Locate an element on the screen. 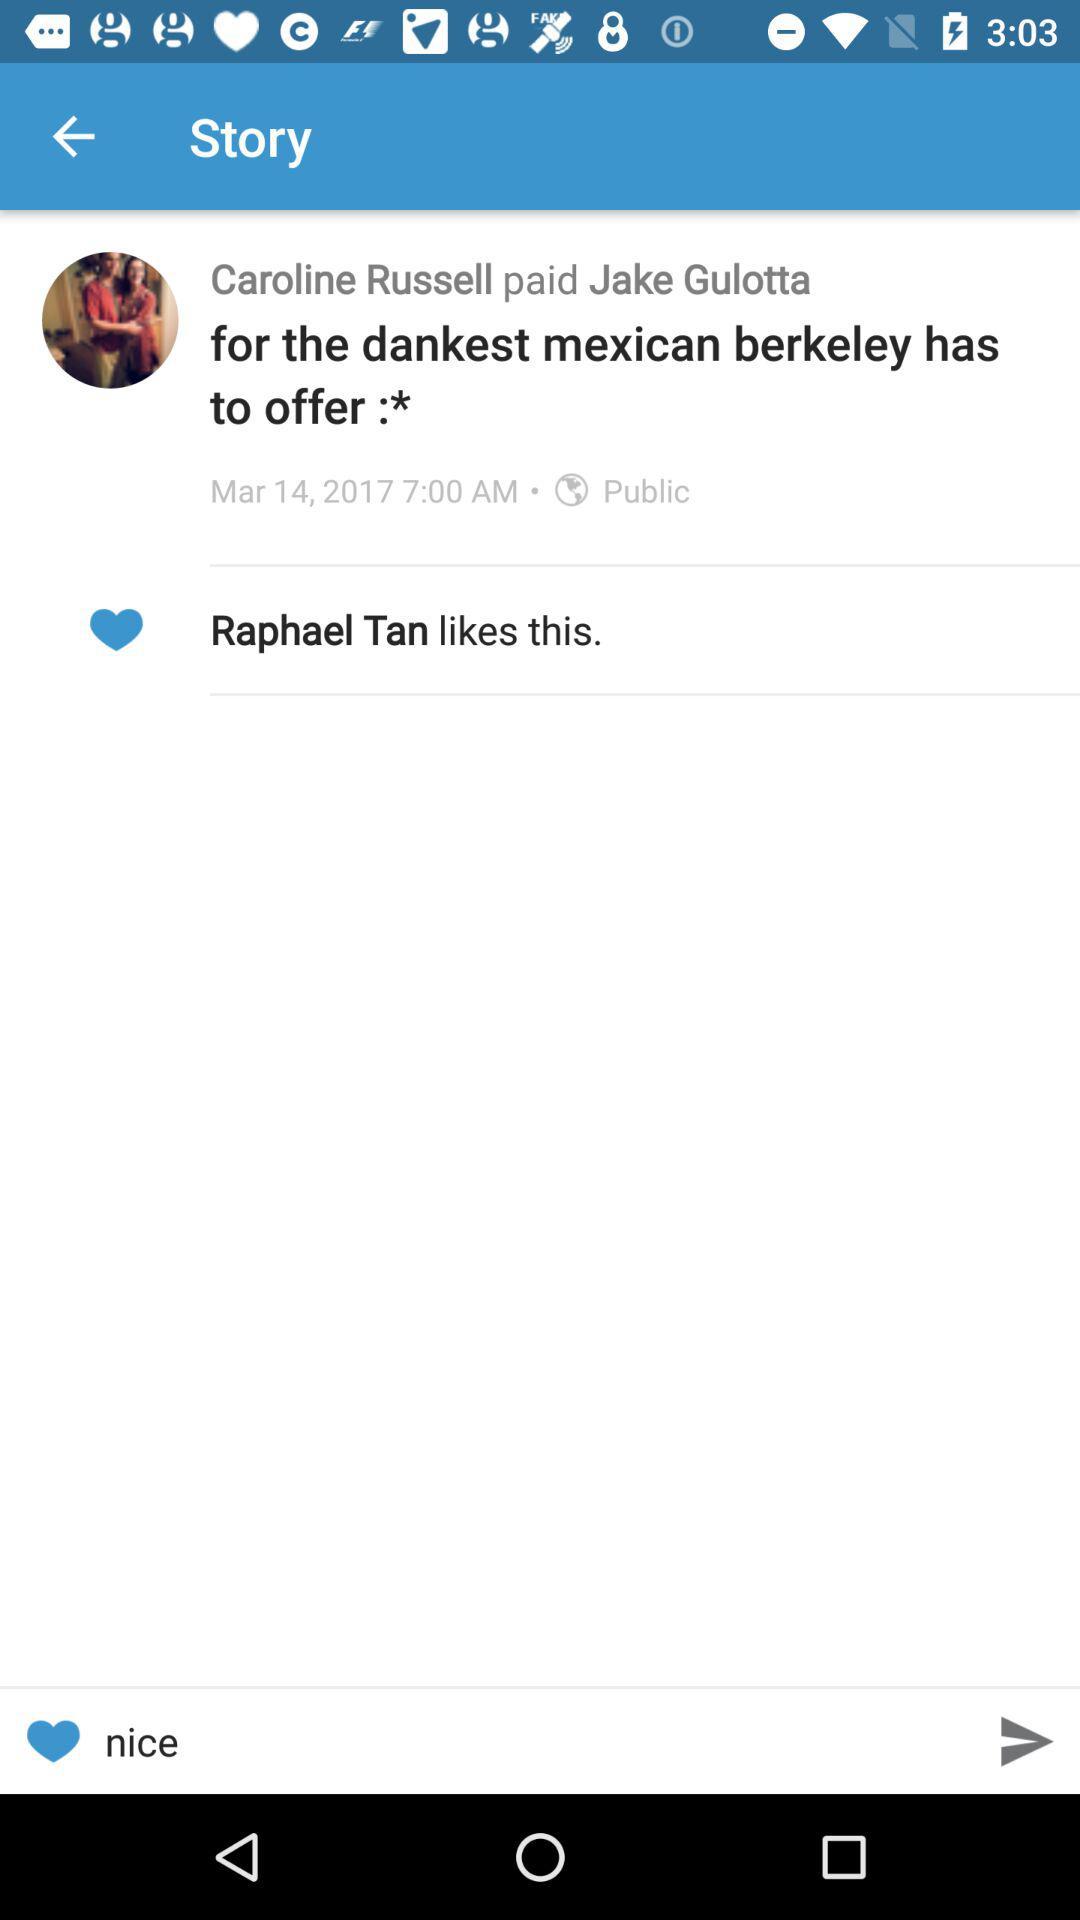 This screenshot has height=1920, width=1080. next is located at coordinates (1027, 1740).